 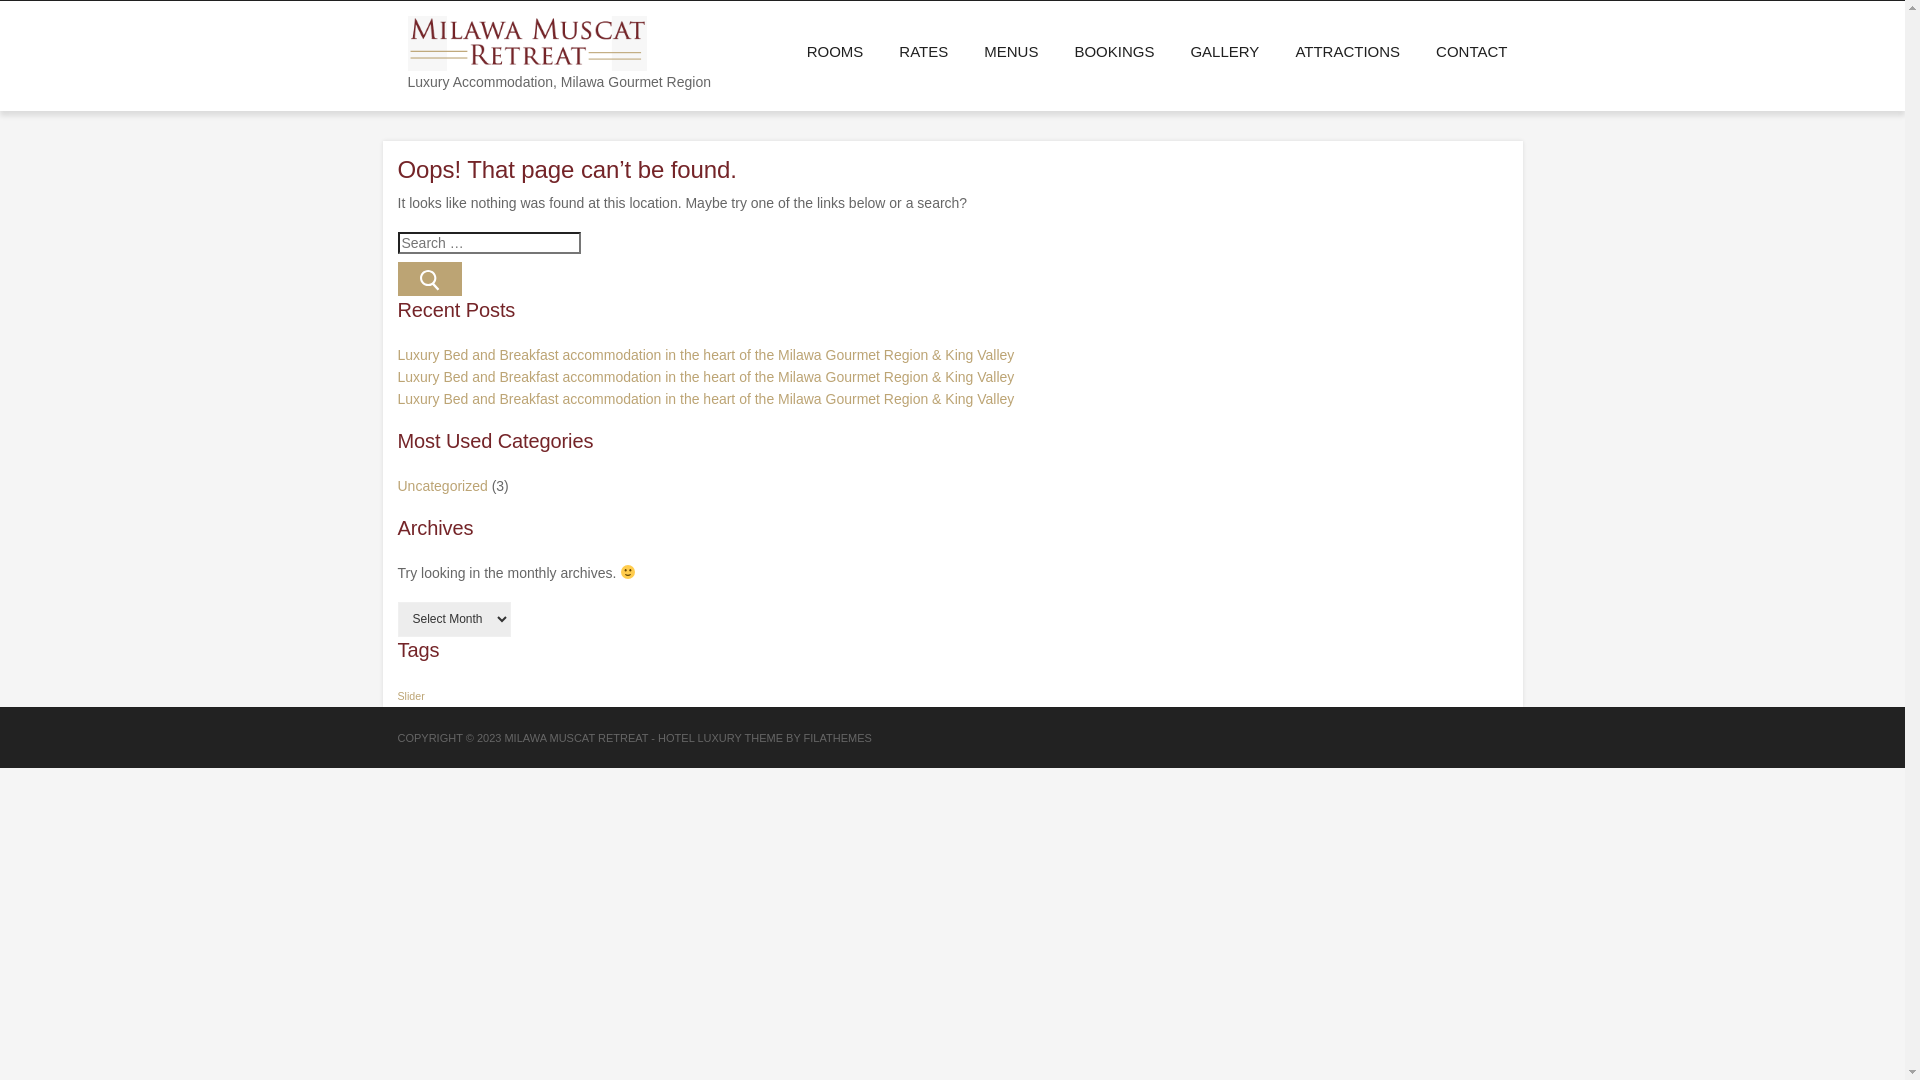 What do you see at coordinates (441, 486) in the screenshot?
I see `'Uncategorized'` at bounding box center [441, 486].